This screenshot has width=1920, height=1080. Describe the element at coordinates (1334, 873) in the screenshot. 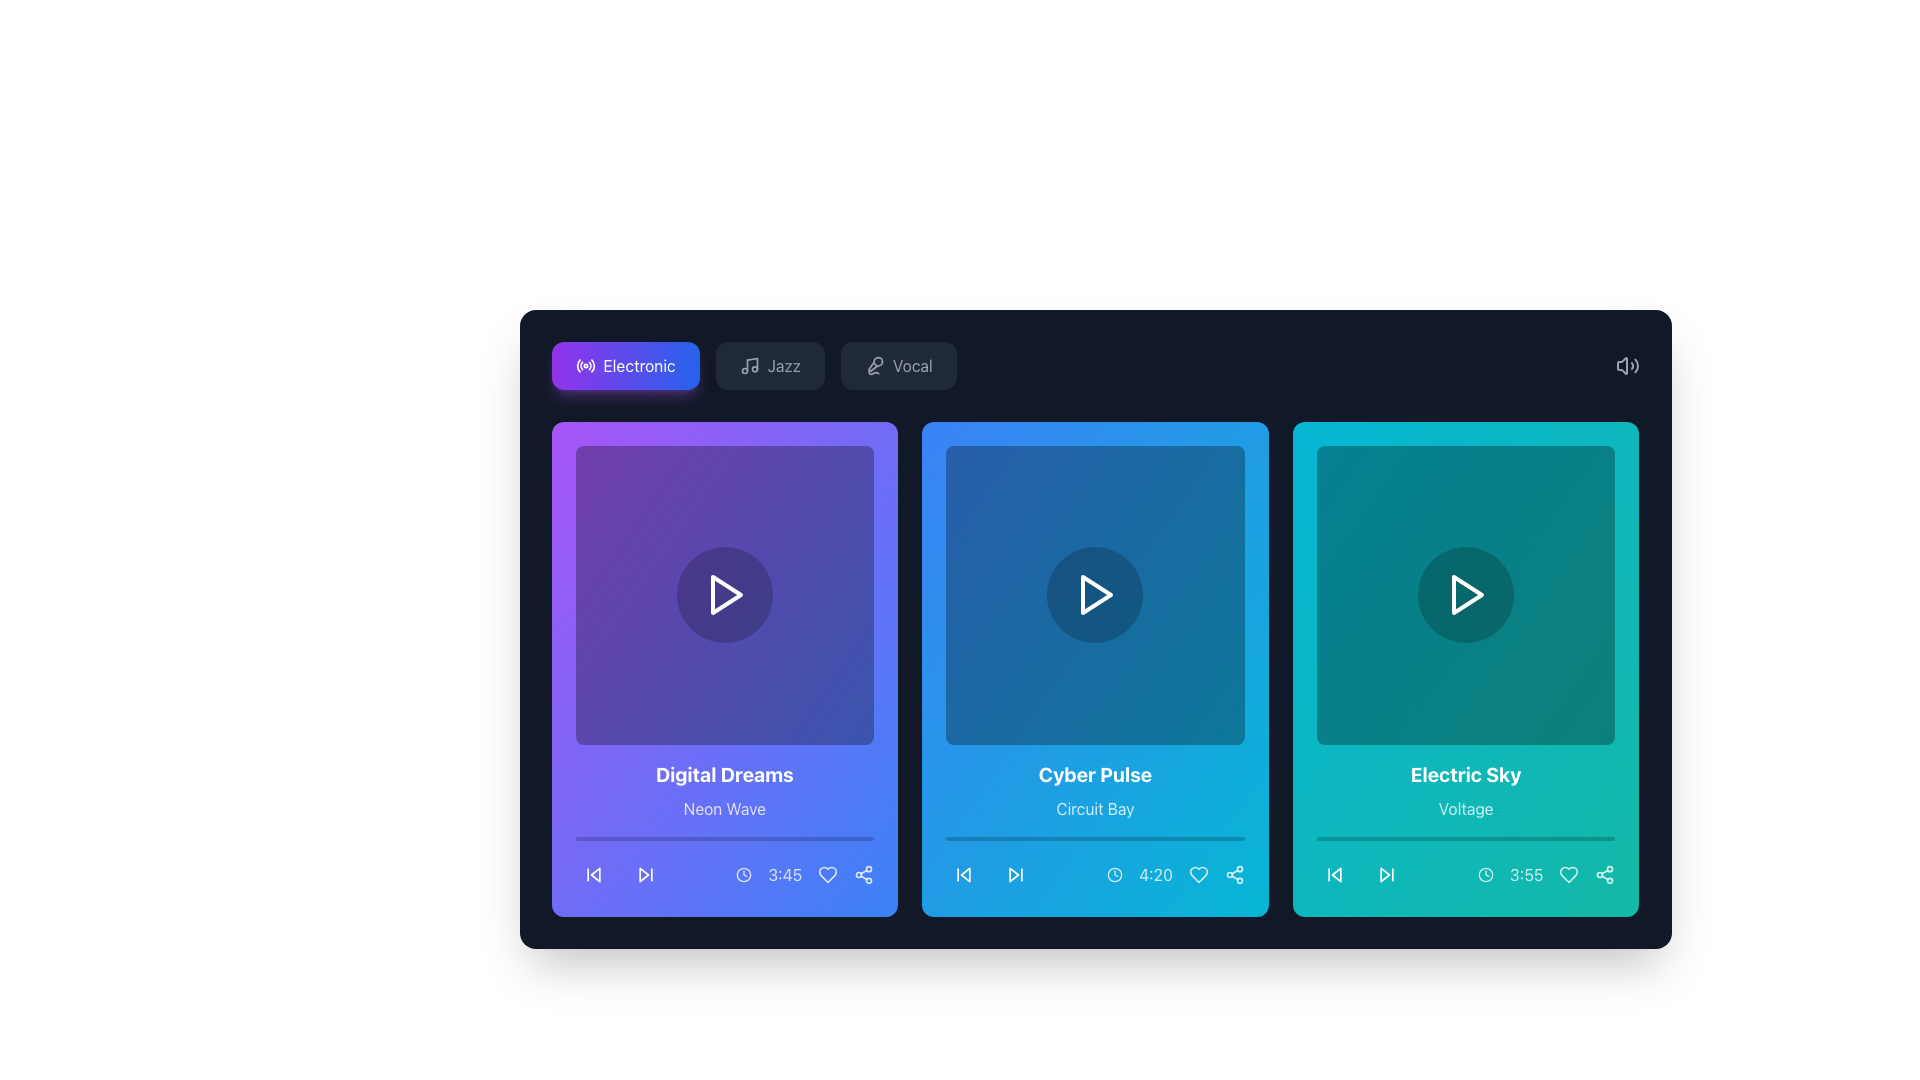

I see `the backward skip button icon, which is a small white triangle pointing left on a teal background` at that location.